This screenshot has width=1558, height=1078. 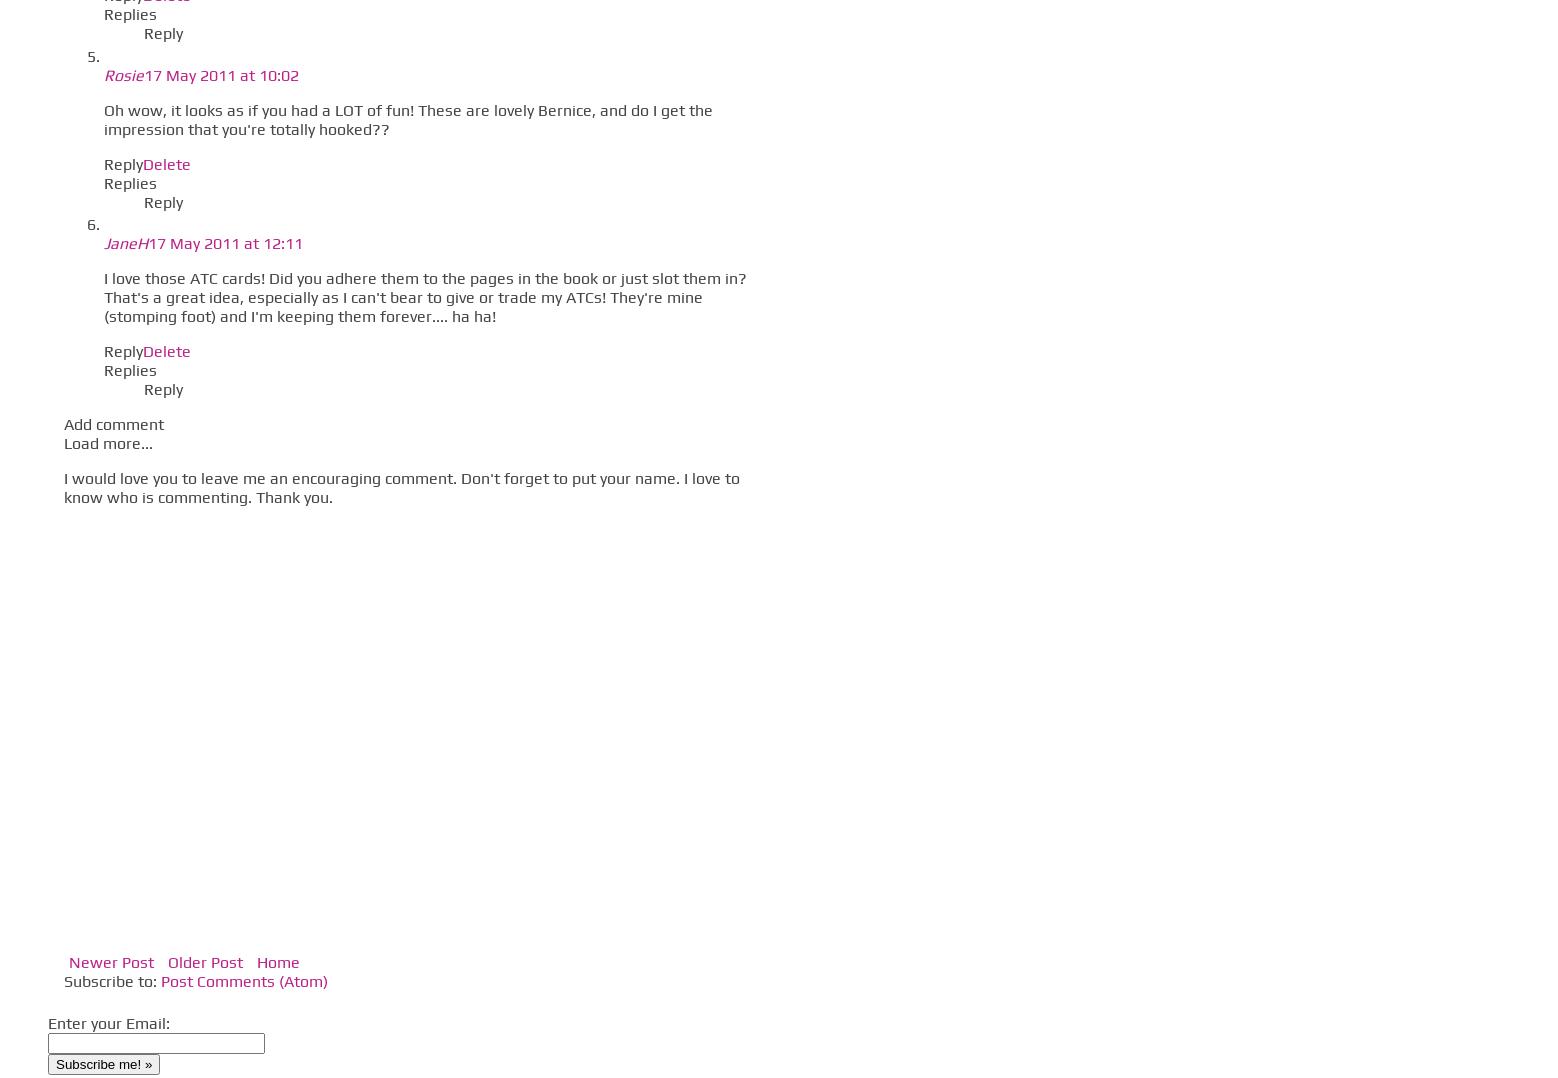 I want to click on '17 May 2011 at 10:02', so click(x=142, y=74).